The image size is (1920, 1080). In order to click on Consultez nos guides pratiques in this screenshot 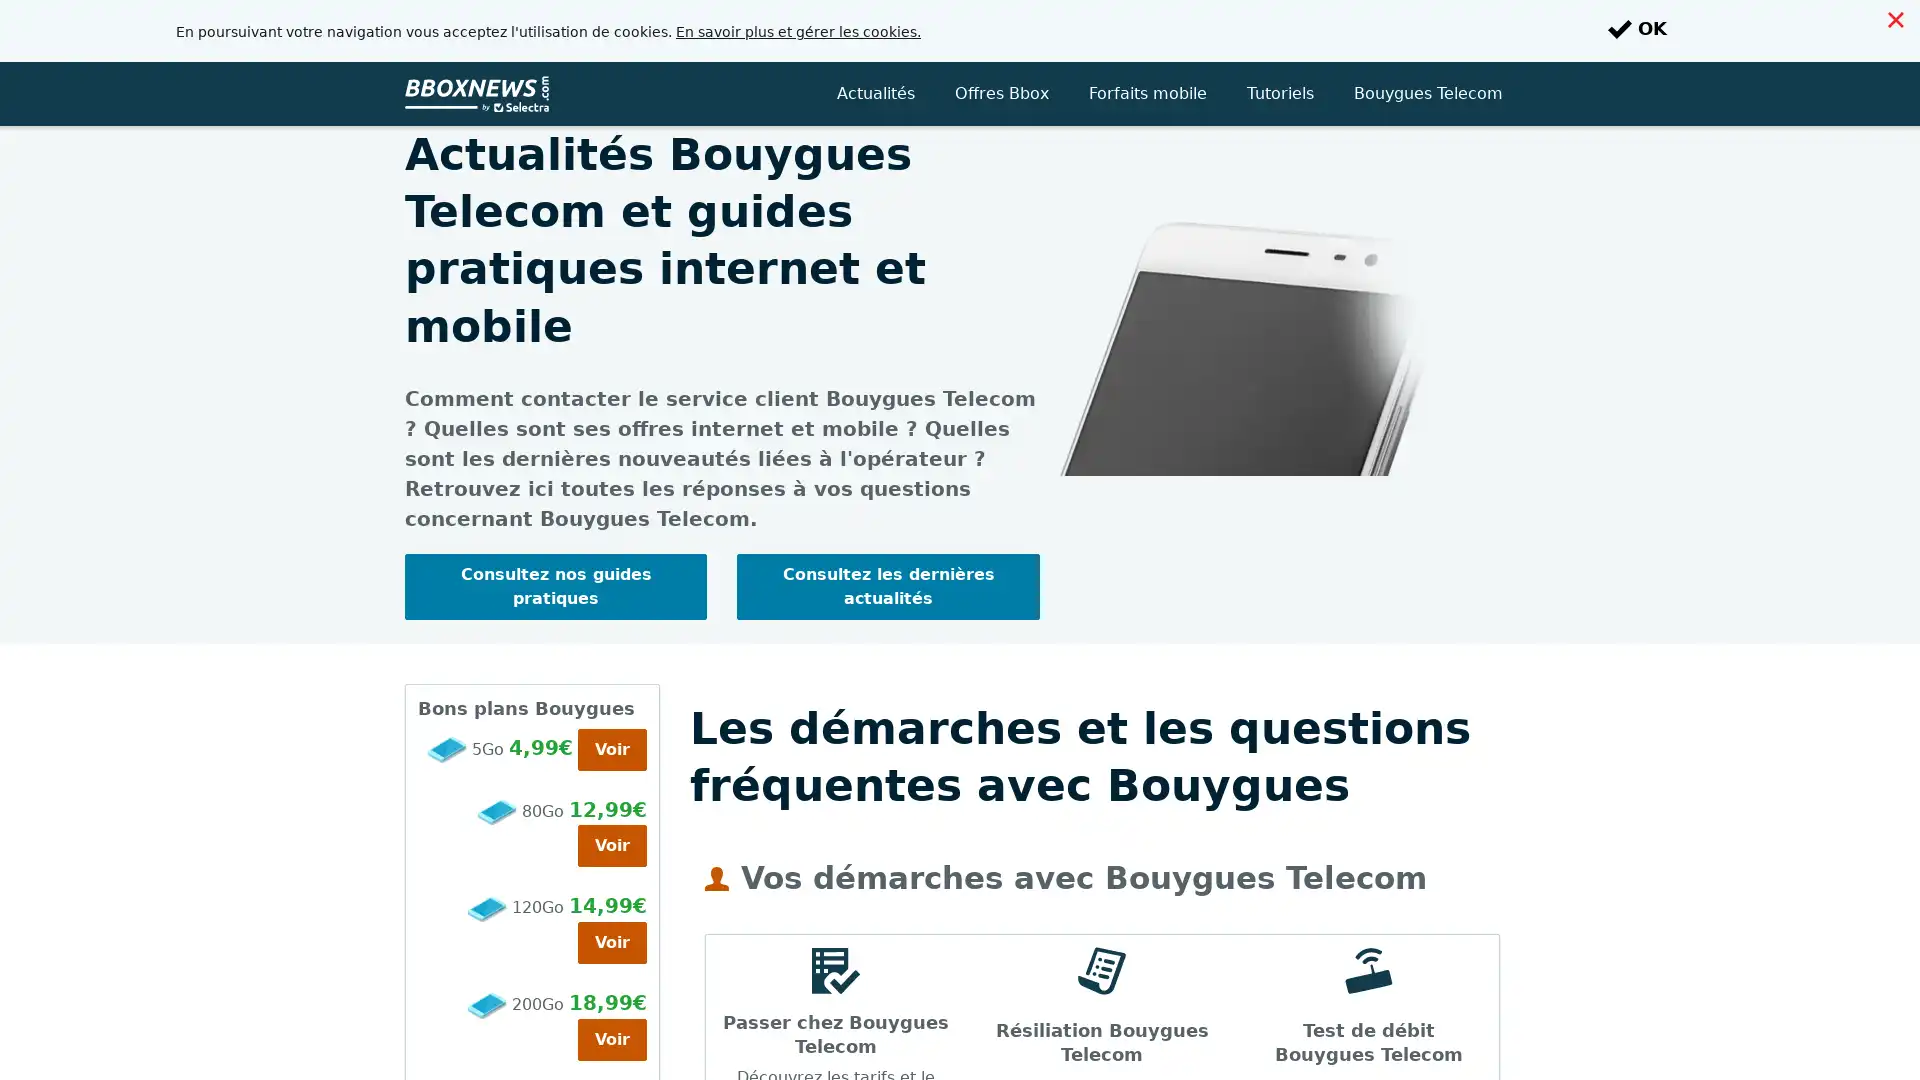, I will do `click(556, 523)`.